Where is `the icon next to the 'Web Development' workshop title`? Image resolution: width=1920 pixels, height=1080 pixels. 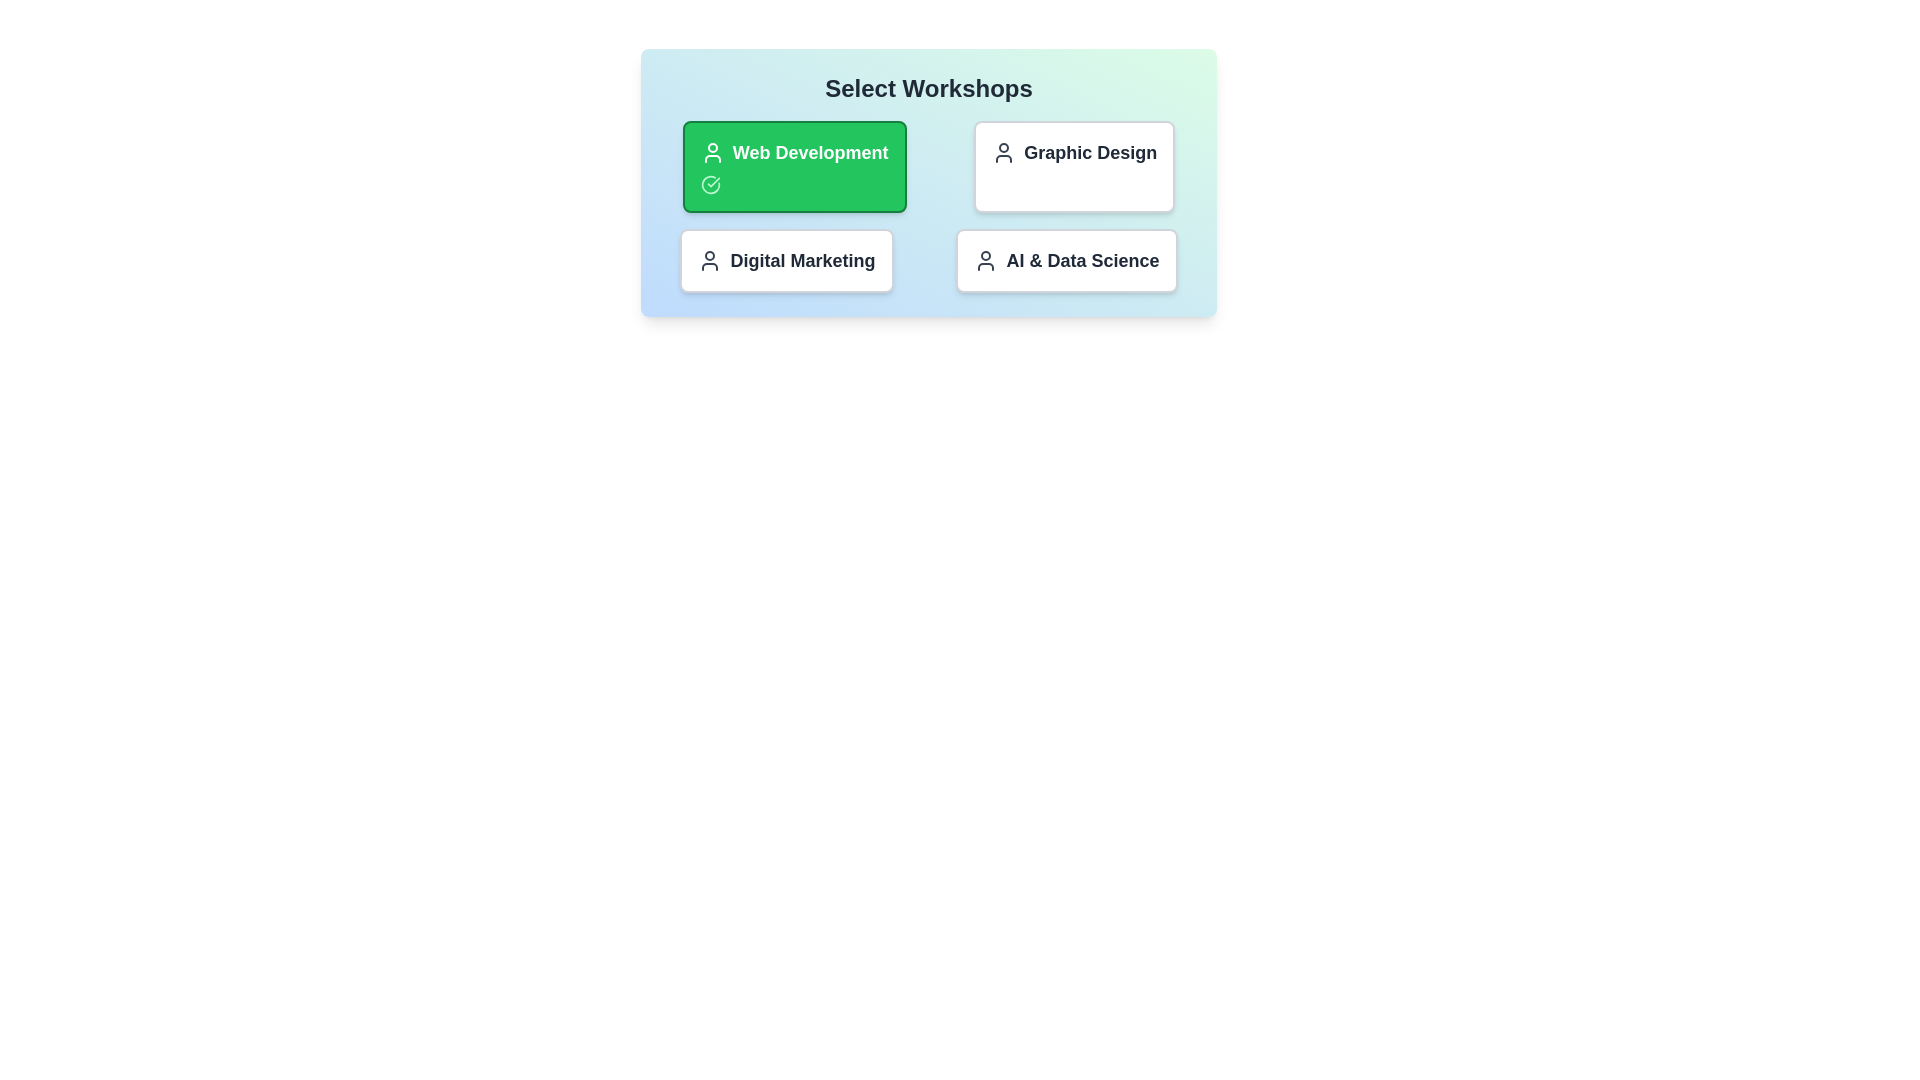 the icon next to the 'Web Development' workshop title is located at coordinates (712, 152).